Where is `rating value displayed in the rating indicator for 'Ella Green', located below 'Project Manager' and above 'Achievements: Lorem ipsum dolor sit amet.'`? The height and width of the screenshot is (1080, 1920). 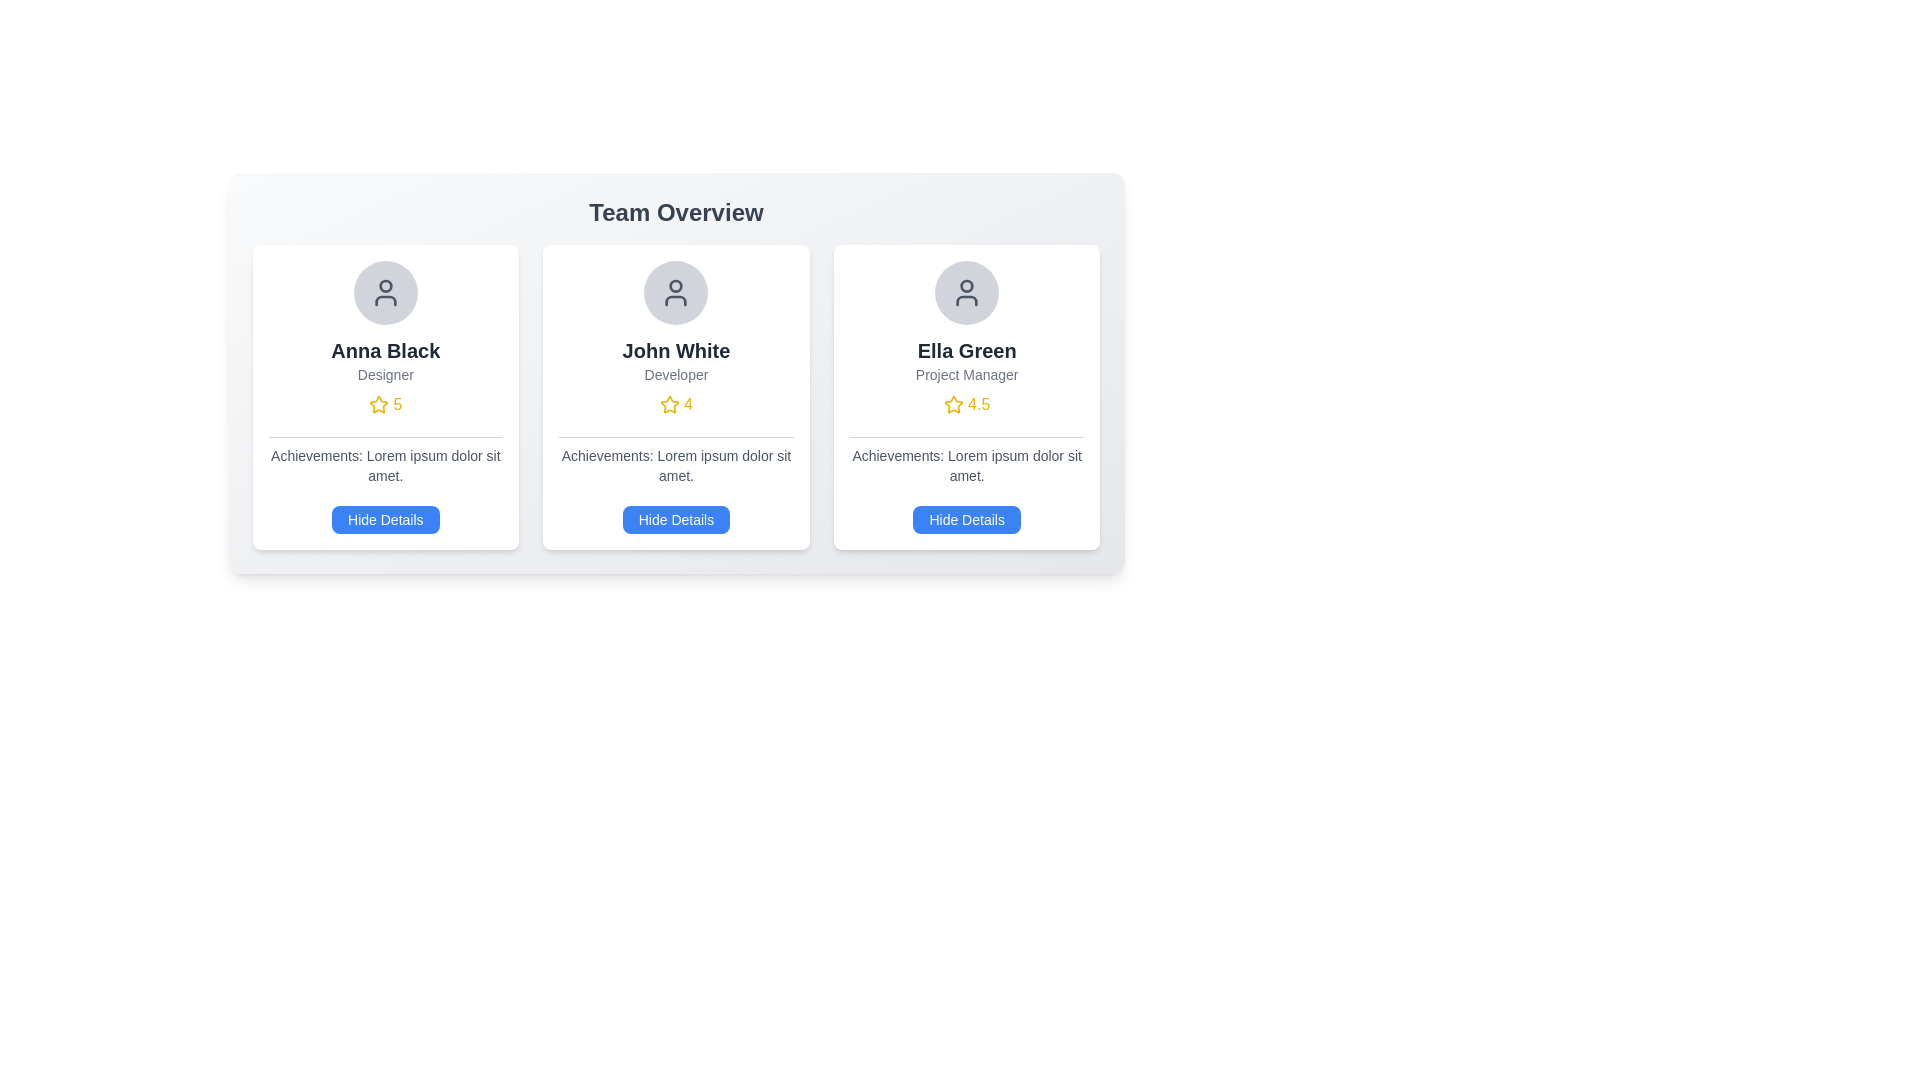 rating value displayed in the rating indicator for 'Ella Green', located below 'Project Manager' and above 'Achievements: Lorem ipsum dolor sit amet.' is located at coordinates (967, 405).